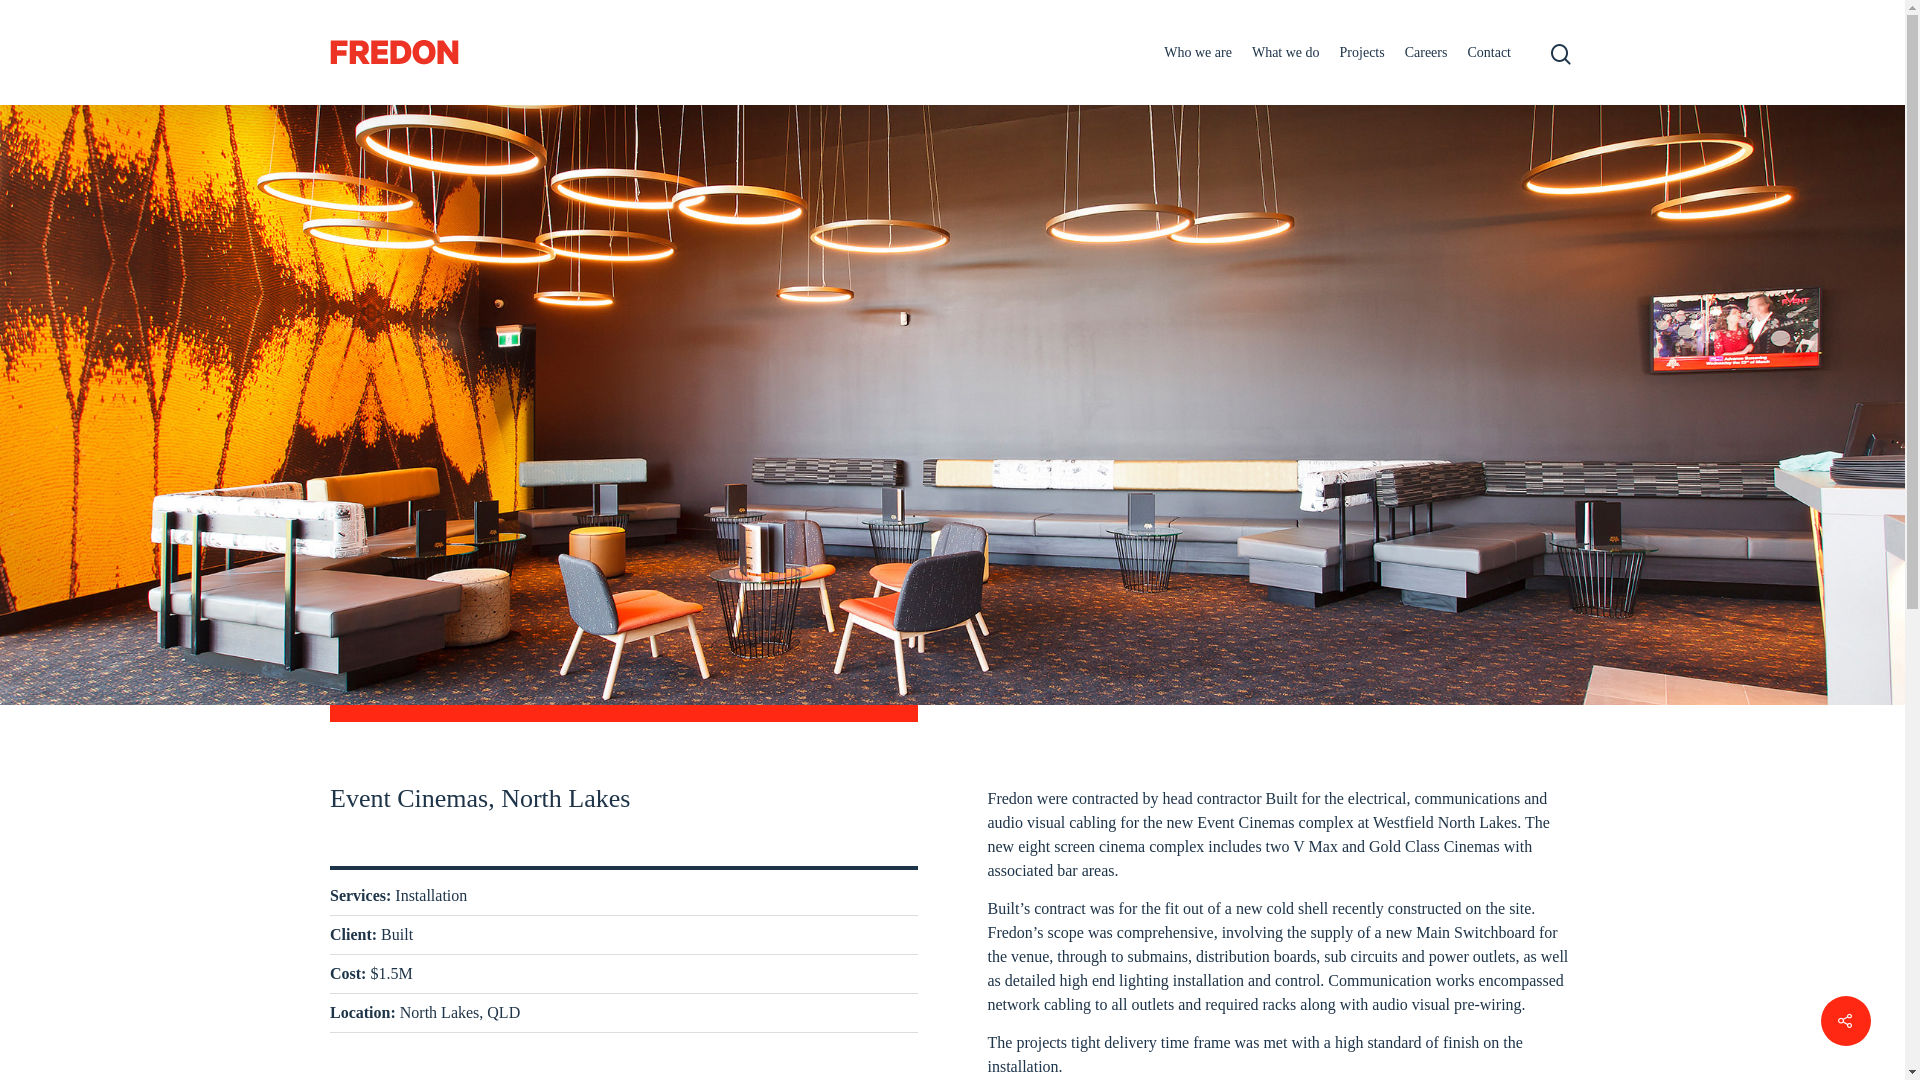 The height and width of the screenshot is (1080, 1920). What do you see at coordinates (1404, 50) in the screenshot?
I see `'Careers'` at bounding box center [1404, 50].